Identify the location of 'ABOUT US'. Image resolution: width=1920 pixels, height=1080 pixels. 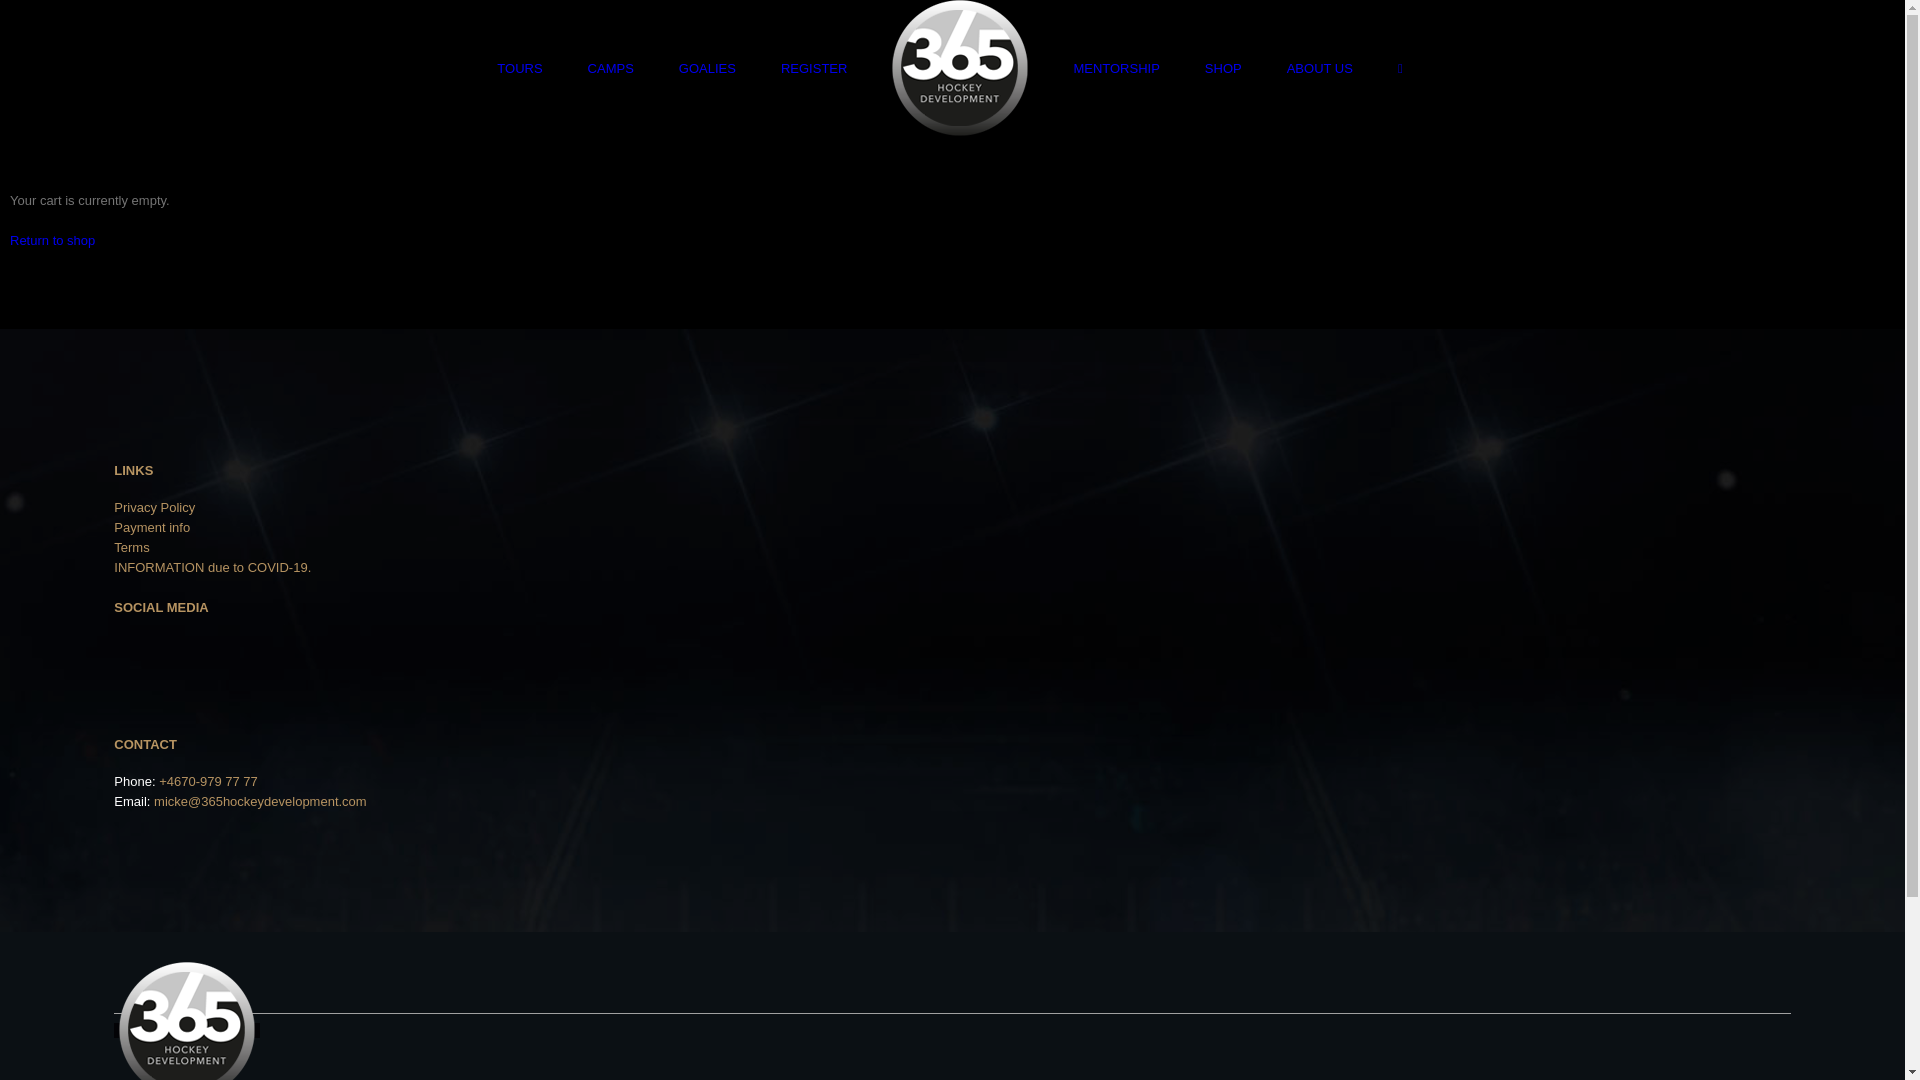
(1320, 67).